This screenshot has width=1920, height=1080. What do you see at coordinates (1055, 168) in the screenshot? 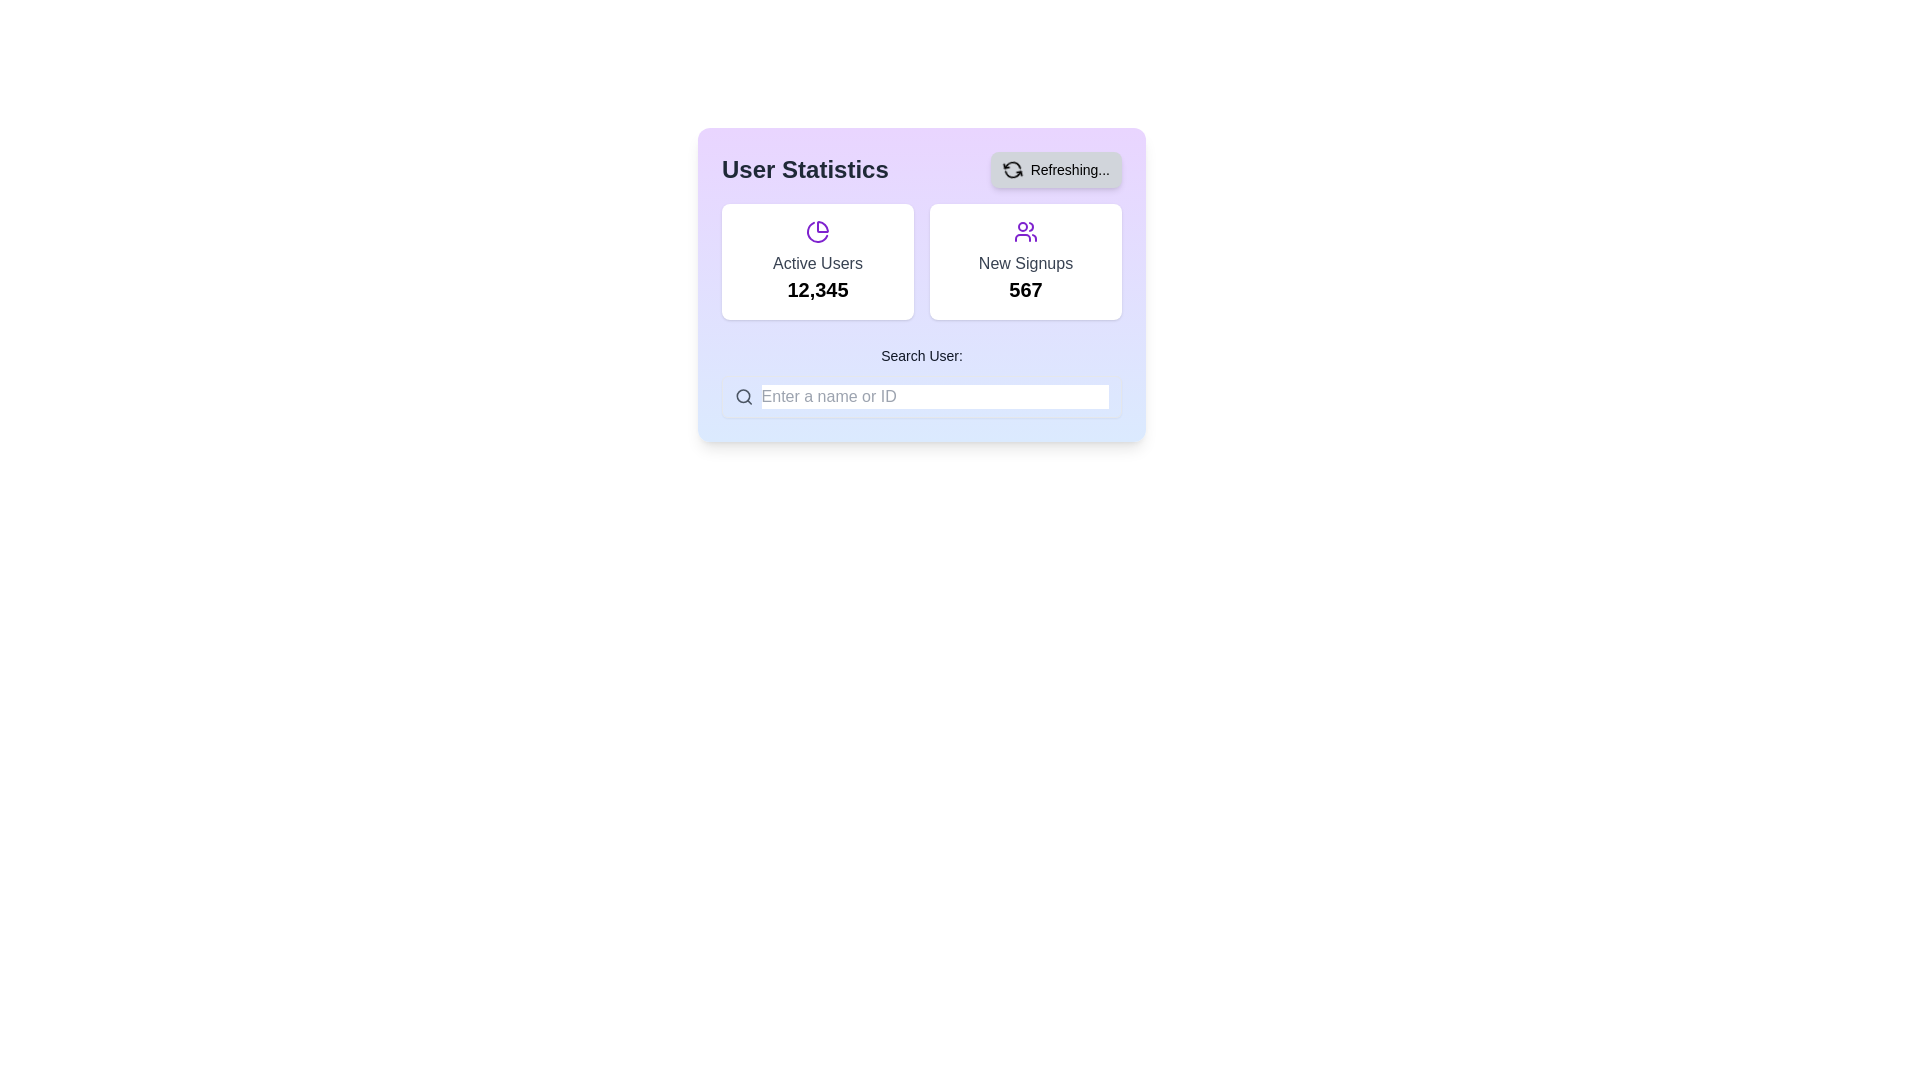
I see `the 'Refreshing...' button with a grey background and rounded corners located in the top-right corner of the 'User Statistics' panel` at bounding box center [1055, 168].